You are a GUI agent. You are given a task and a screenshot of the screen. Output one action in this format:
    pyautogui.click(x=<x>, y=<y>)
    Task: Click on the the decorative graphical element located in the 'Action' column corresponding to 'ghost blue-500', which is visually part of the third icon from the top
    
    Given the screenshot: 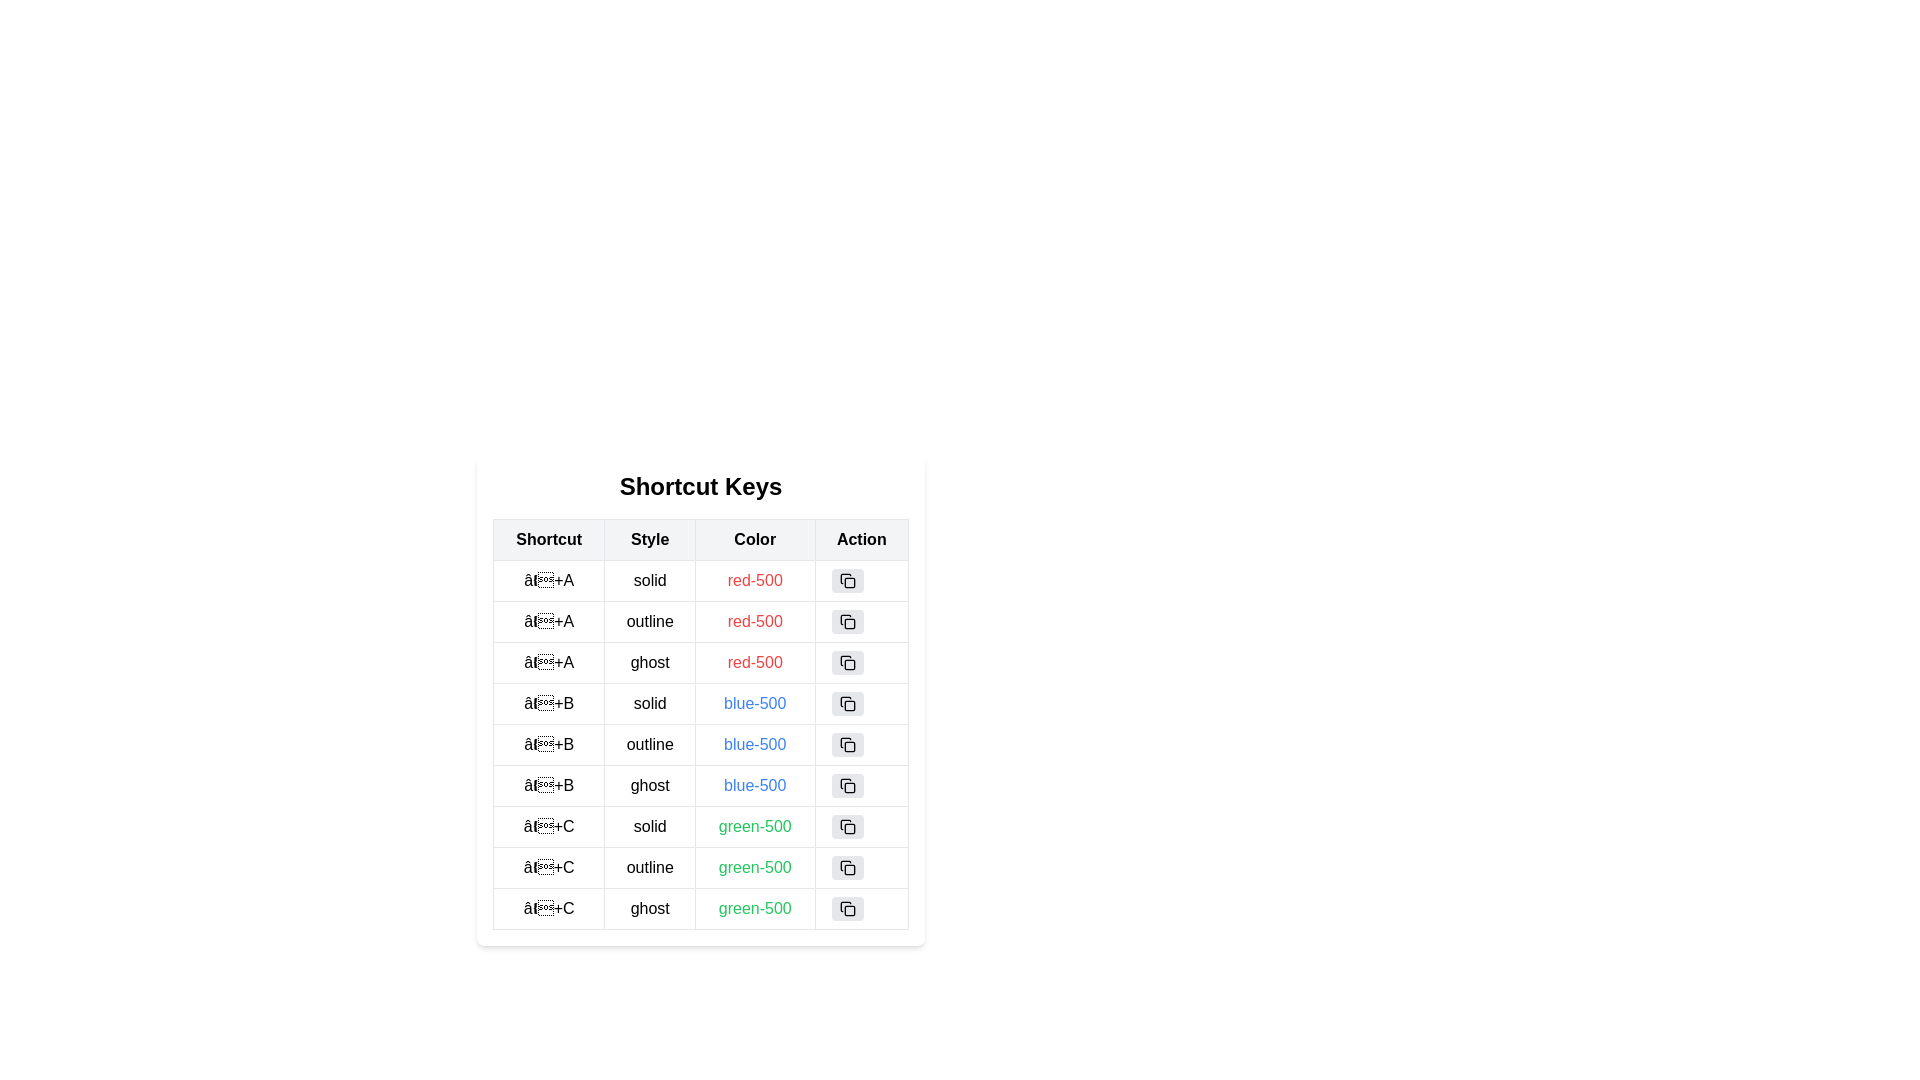 What is the action you would take?
    pyautogui.click(x=849, y=786)
    